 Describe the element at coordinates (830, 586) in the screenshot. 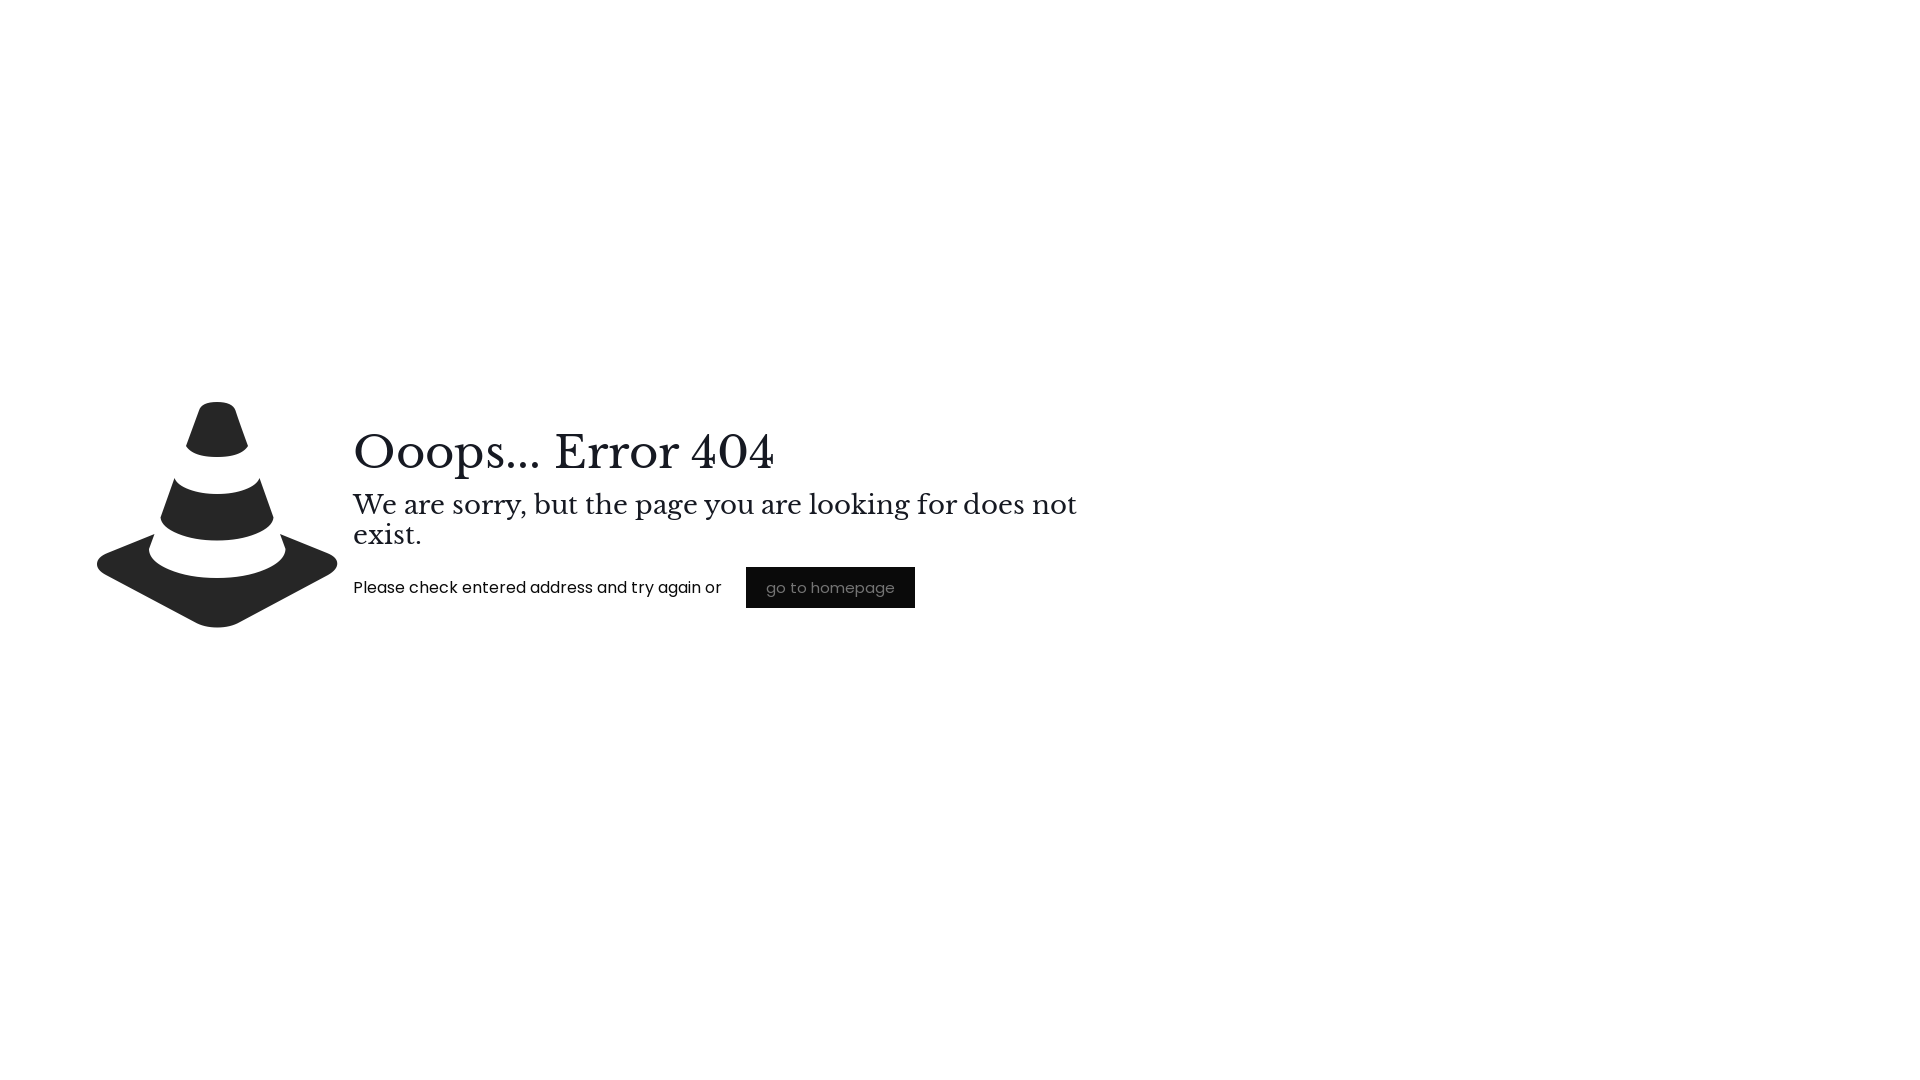

I see `'go to homepage'` at that location.